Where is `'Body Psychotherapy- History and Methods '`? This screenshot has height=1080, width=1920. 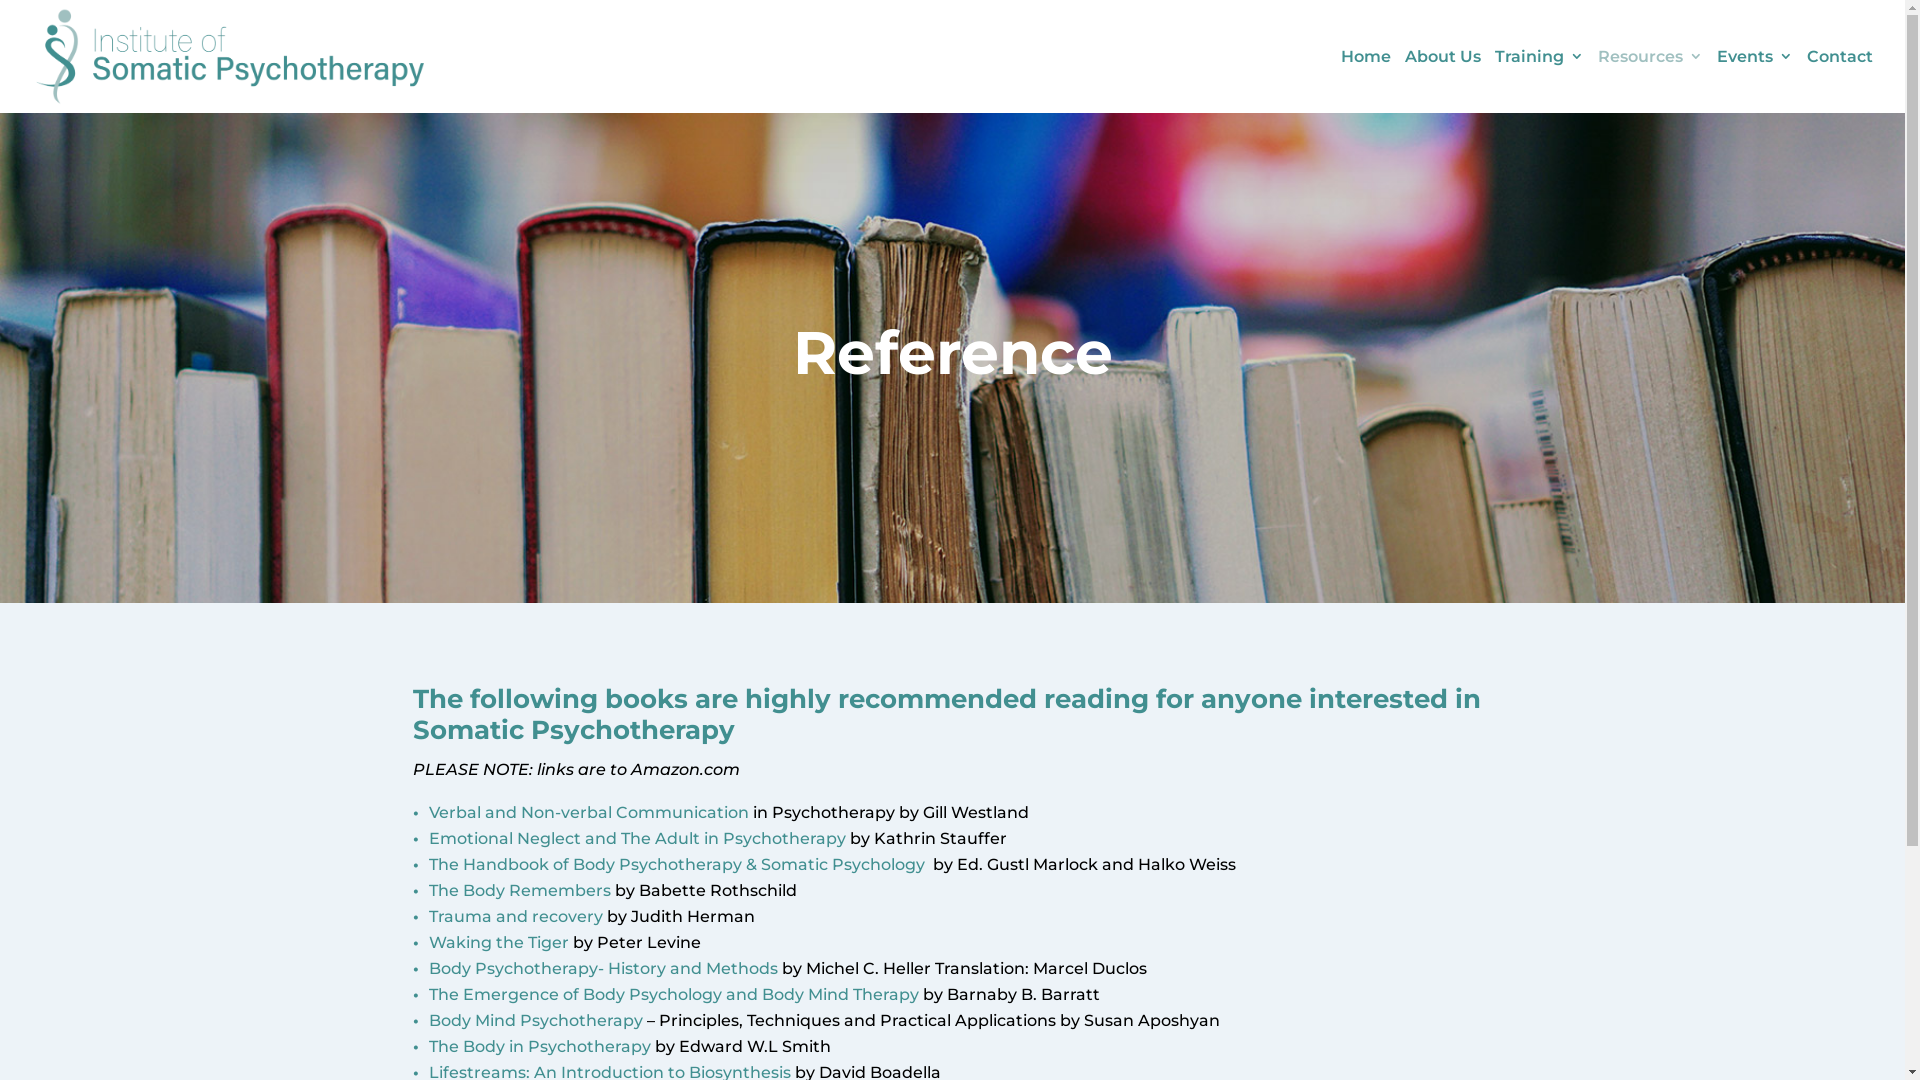
'Body Psychotherapy- History and Methods ' is located at coordinates (603, 967).